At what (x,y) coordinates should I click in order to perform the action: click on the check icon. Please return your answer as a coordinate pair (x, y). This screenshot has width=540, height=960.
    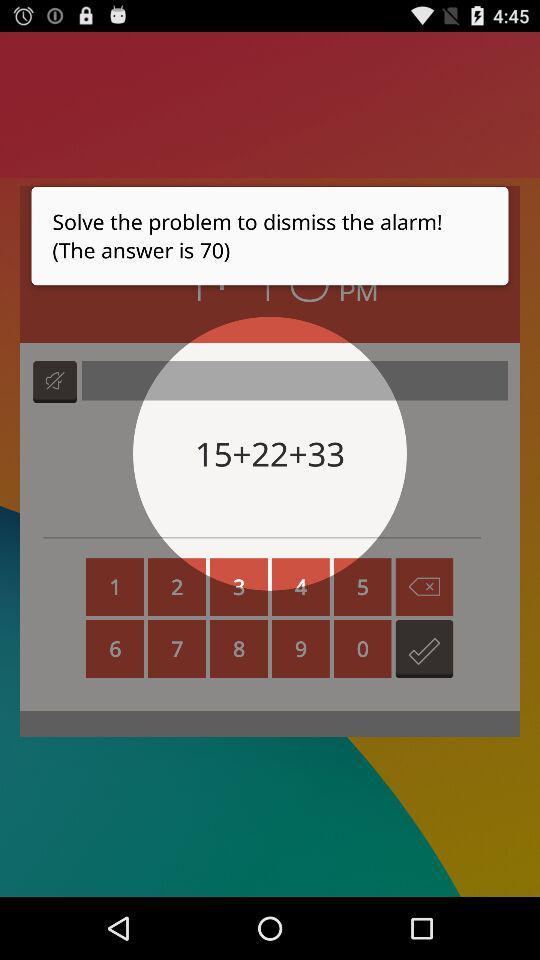
    Looking at the image, I should click on (423, 694).